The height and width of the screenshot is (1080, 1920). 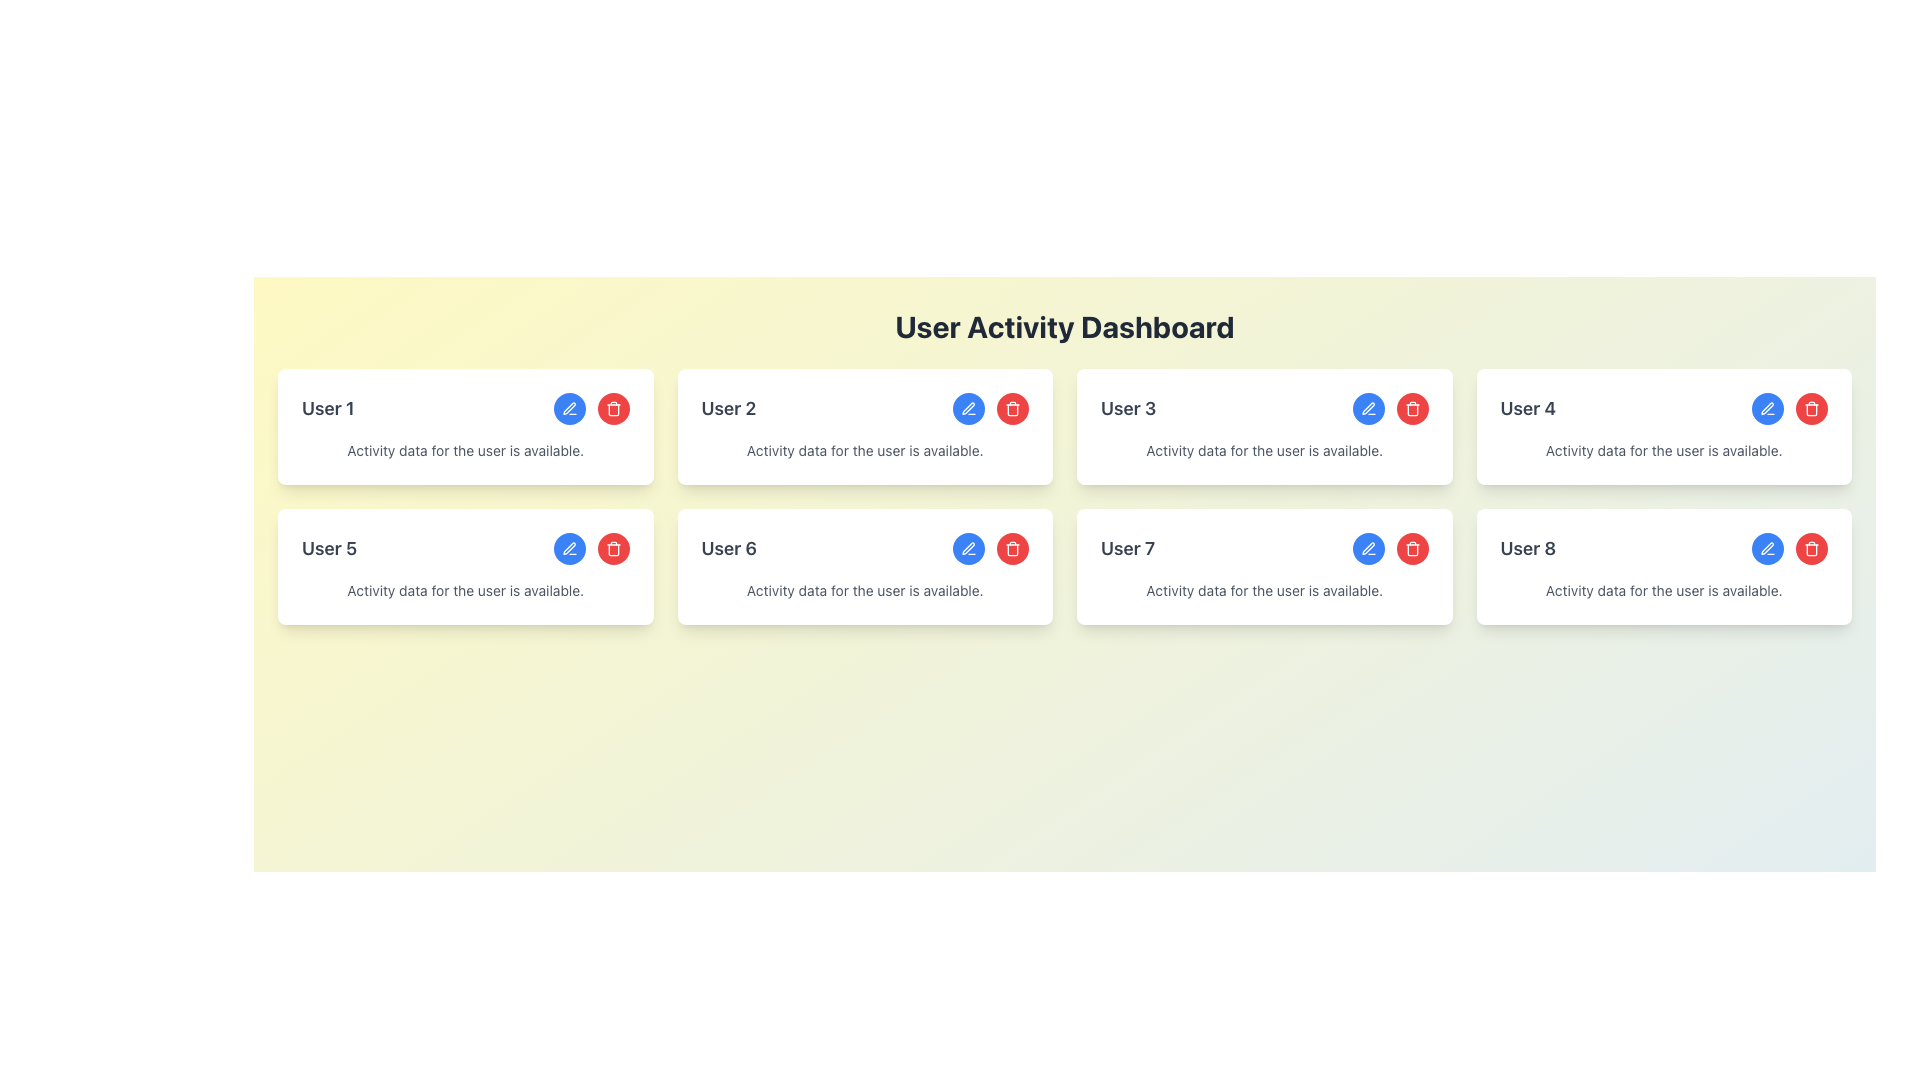 What do you see at coordinates (329, 548) in the screenshot?
I see `the text label displaying 'User 5' located in the second card of the second row in the grid layout` at bounding box center [329, 548].